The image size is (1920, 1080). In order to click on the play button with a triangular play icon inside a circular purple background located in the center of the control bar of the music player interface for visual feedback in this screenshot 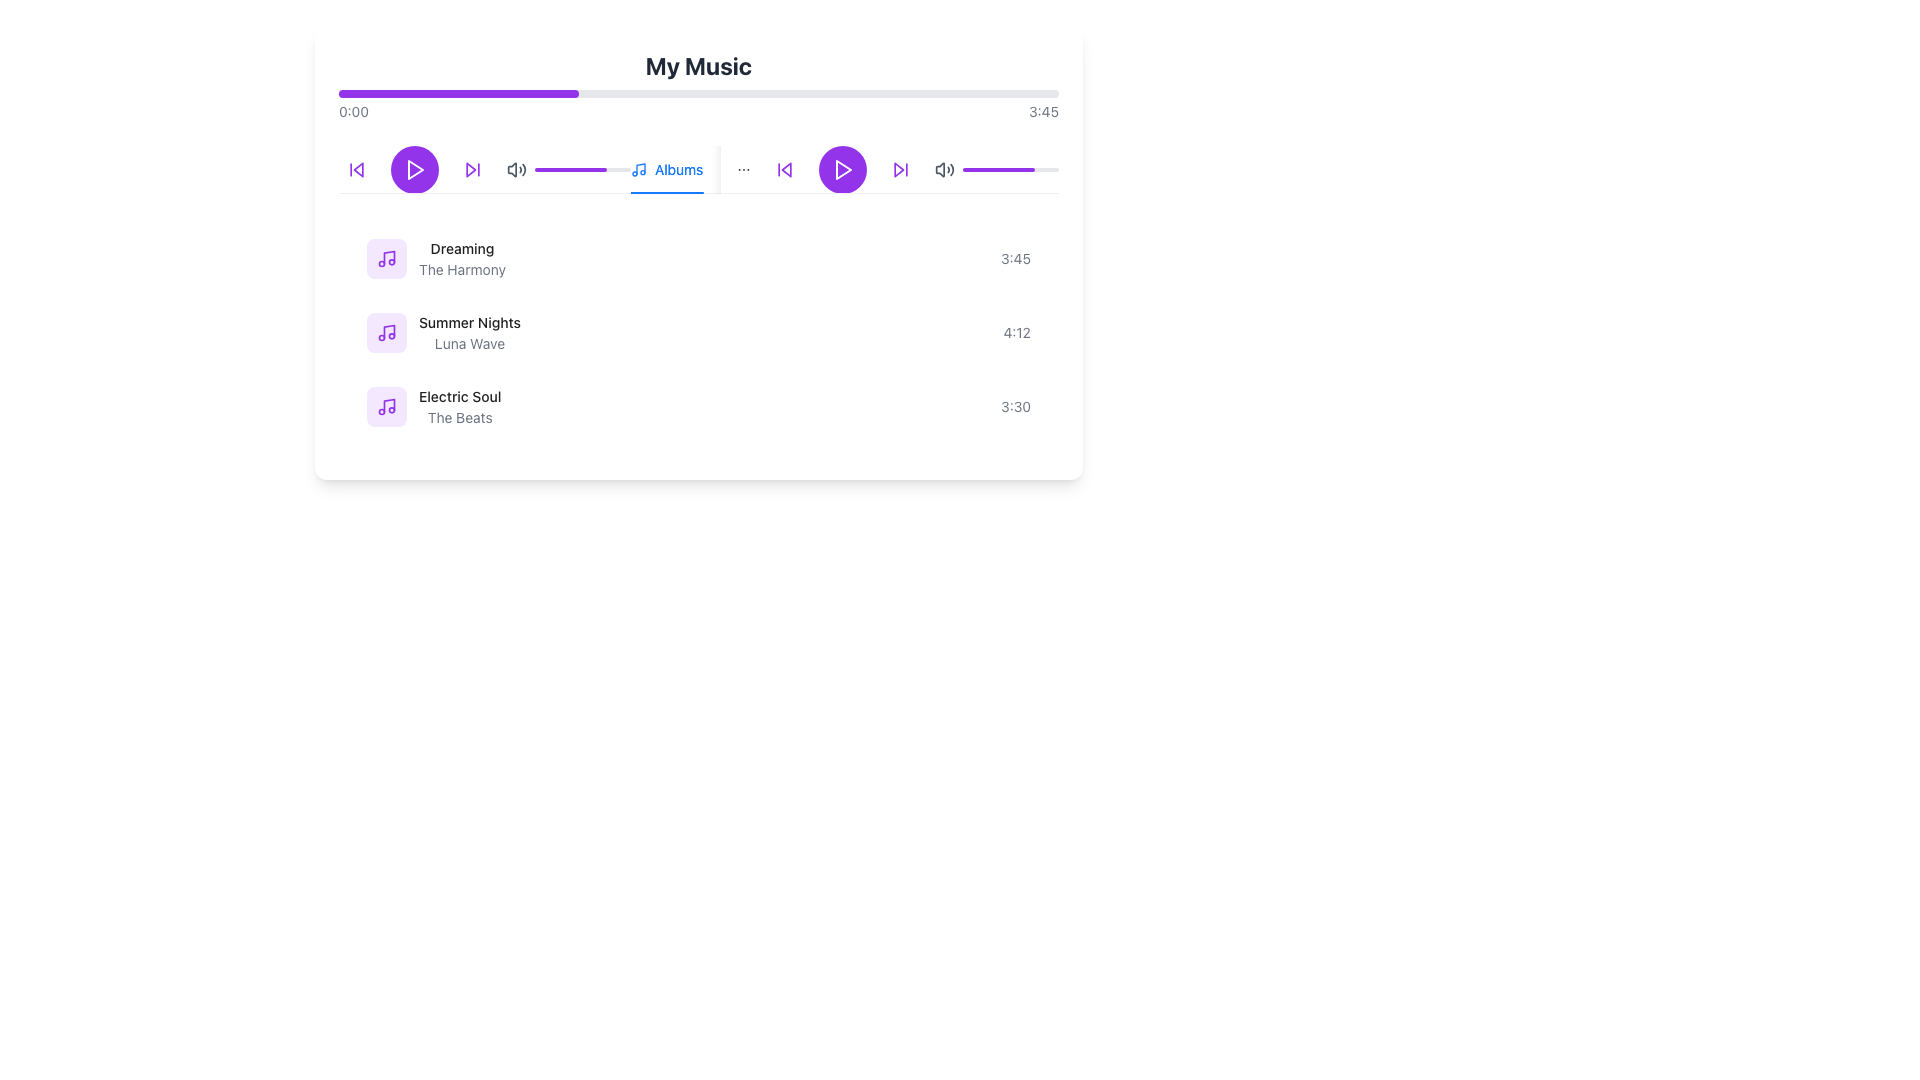, I will do `click(413, 168)`.